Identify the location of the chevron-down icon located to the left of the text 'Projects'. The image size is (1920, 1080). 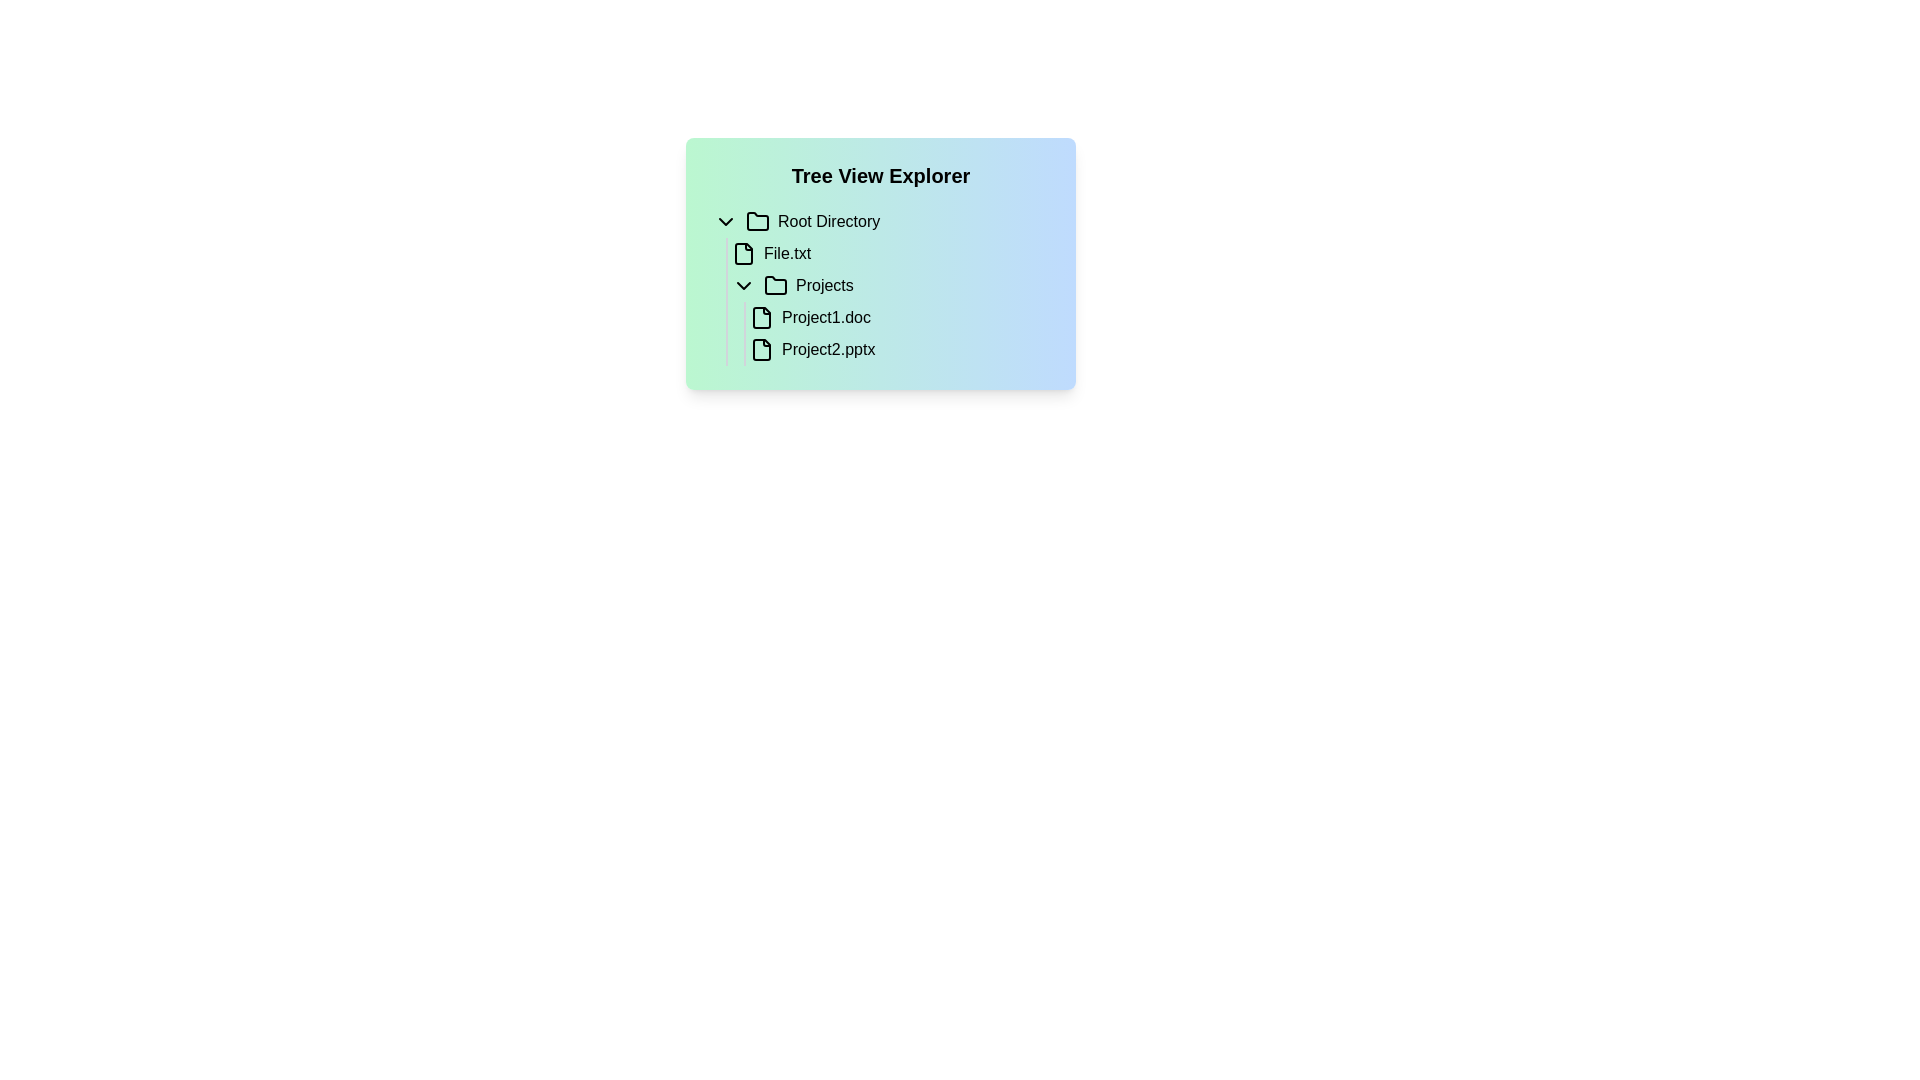
(743, 285).